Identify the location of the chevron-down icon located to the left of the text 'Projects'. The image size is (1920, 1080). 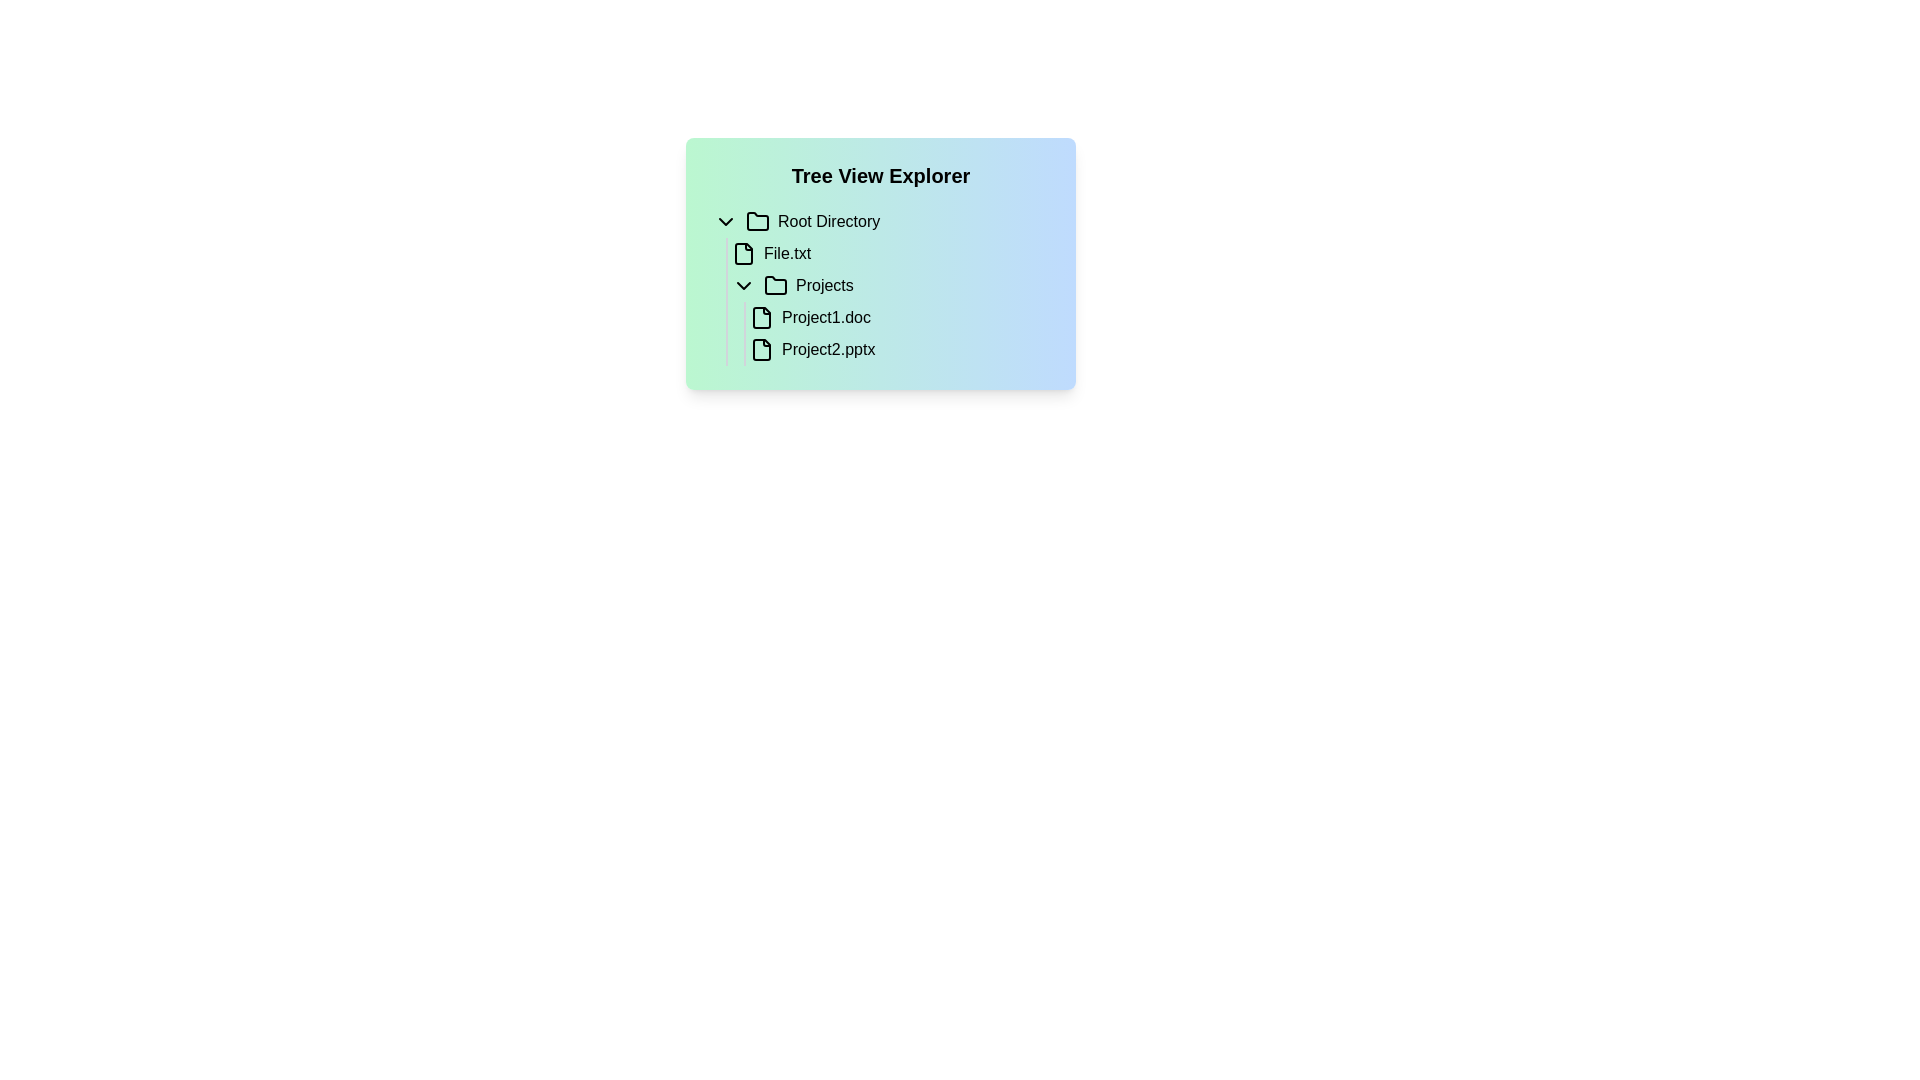
(743, 285).